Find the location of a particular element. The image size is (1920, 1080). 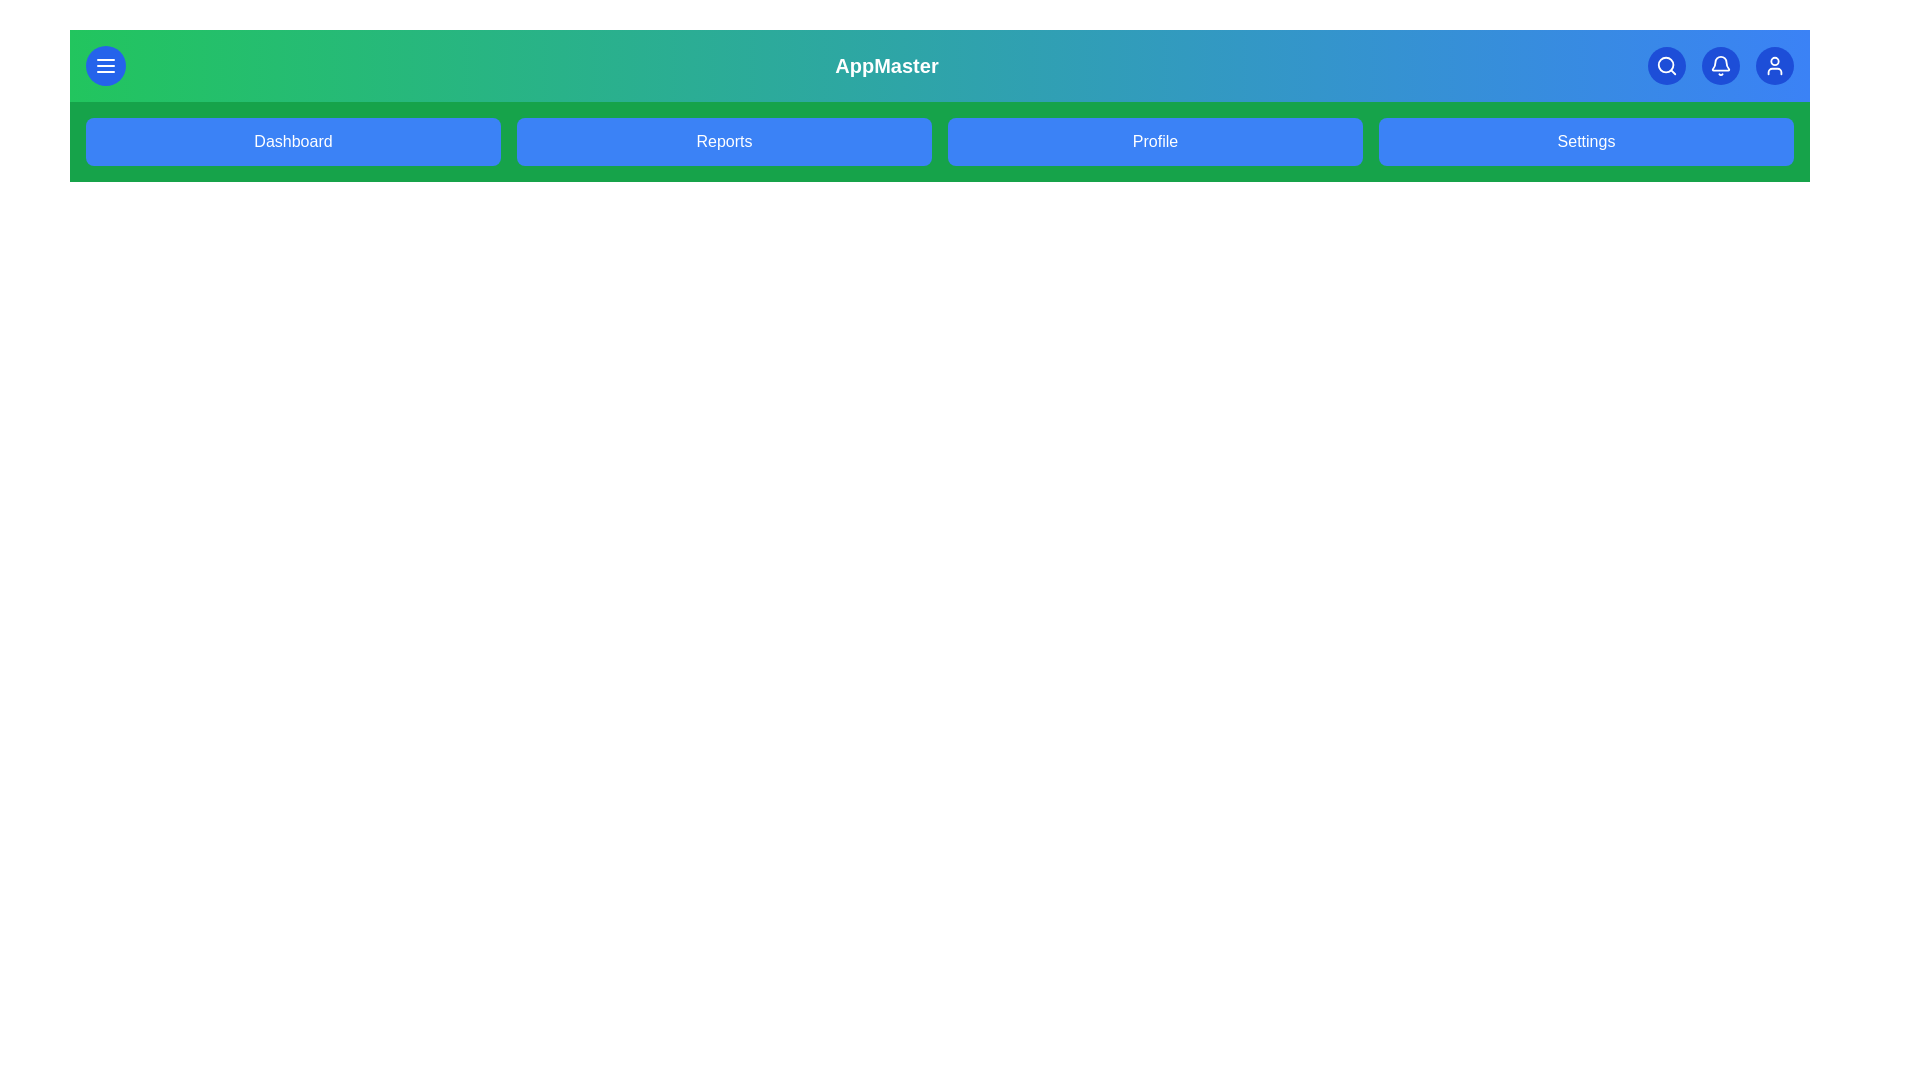

the Dashboard link in the navigation bar is located at coordinates (292, 141).